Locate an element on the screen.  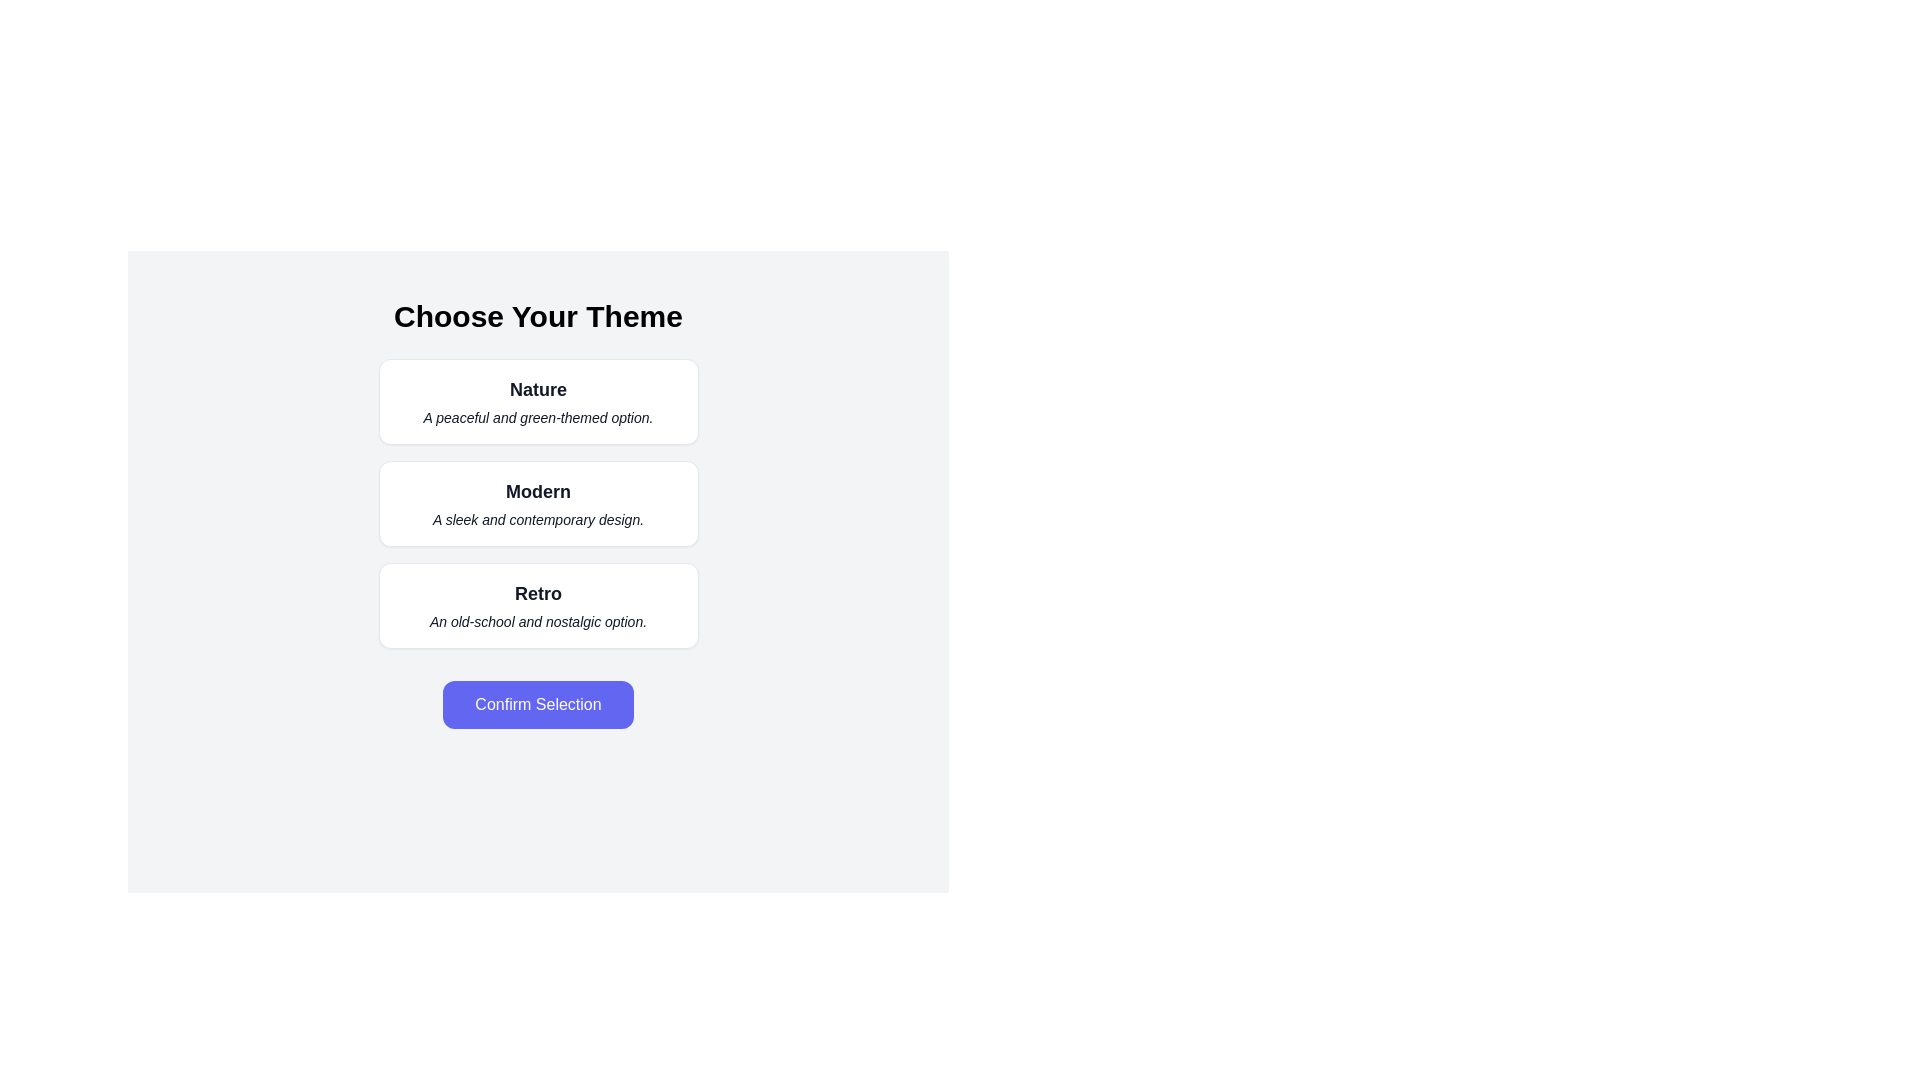
the 'Modern' theme card, which is the second option in the 'Choose Your Theme' group is located at coordinates (538, 503).